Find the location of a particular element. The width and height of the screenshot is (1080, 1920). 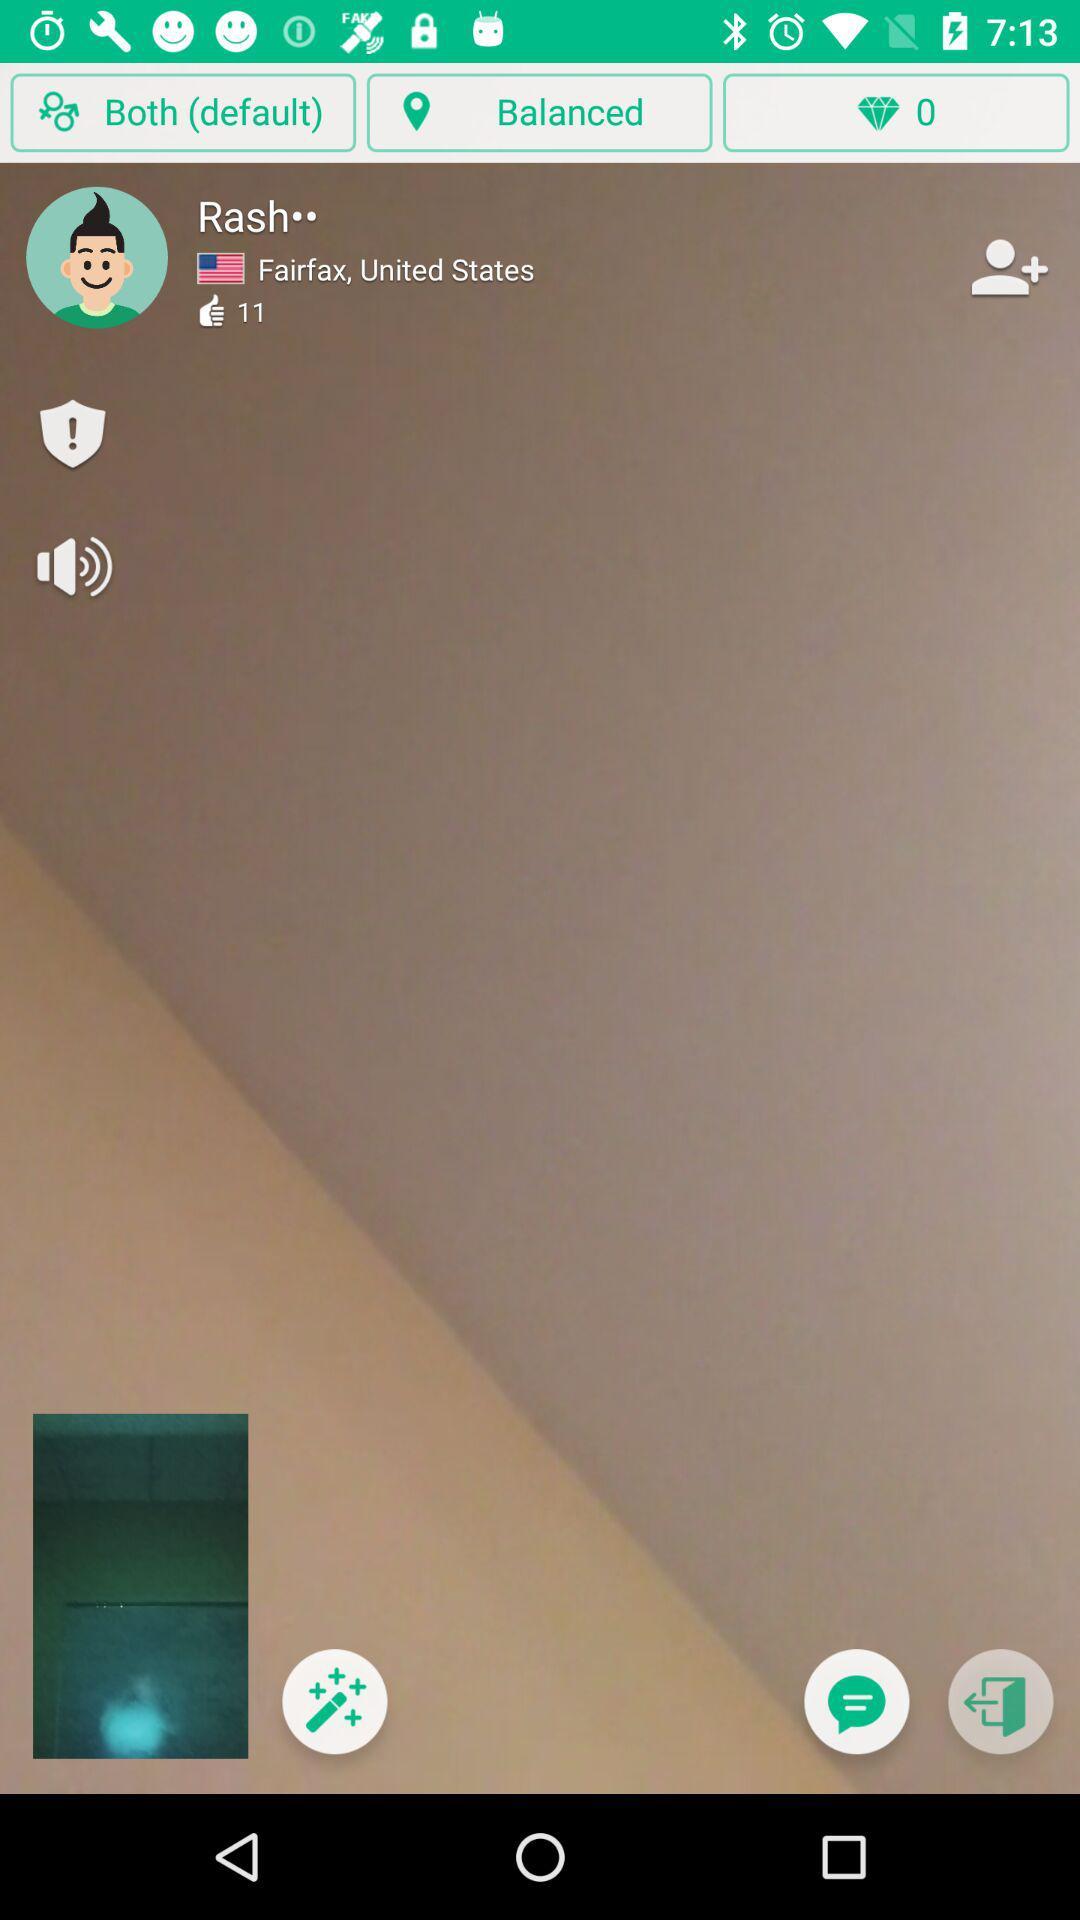

exit chat is located at coordinates (1000, 1713).